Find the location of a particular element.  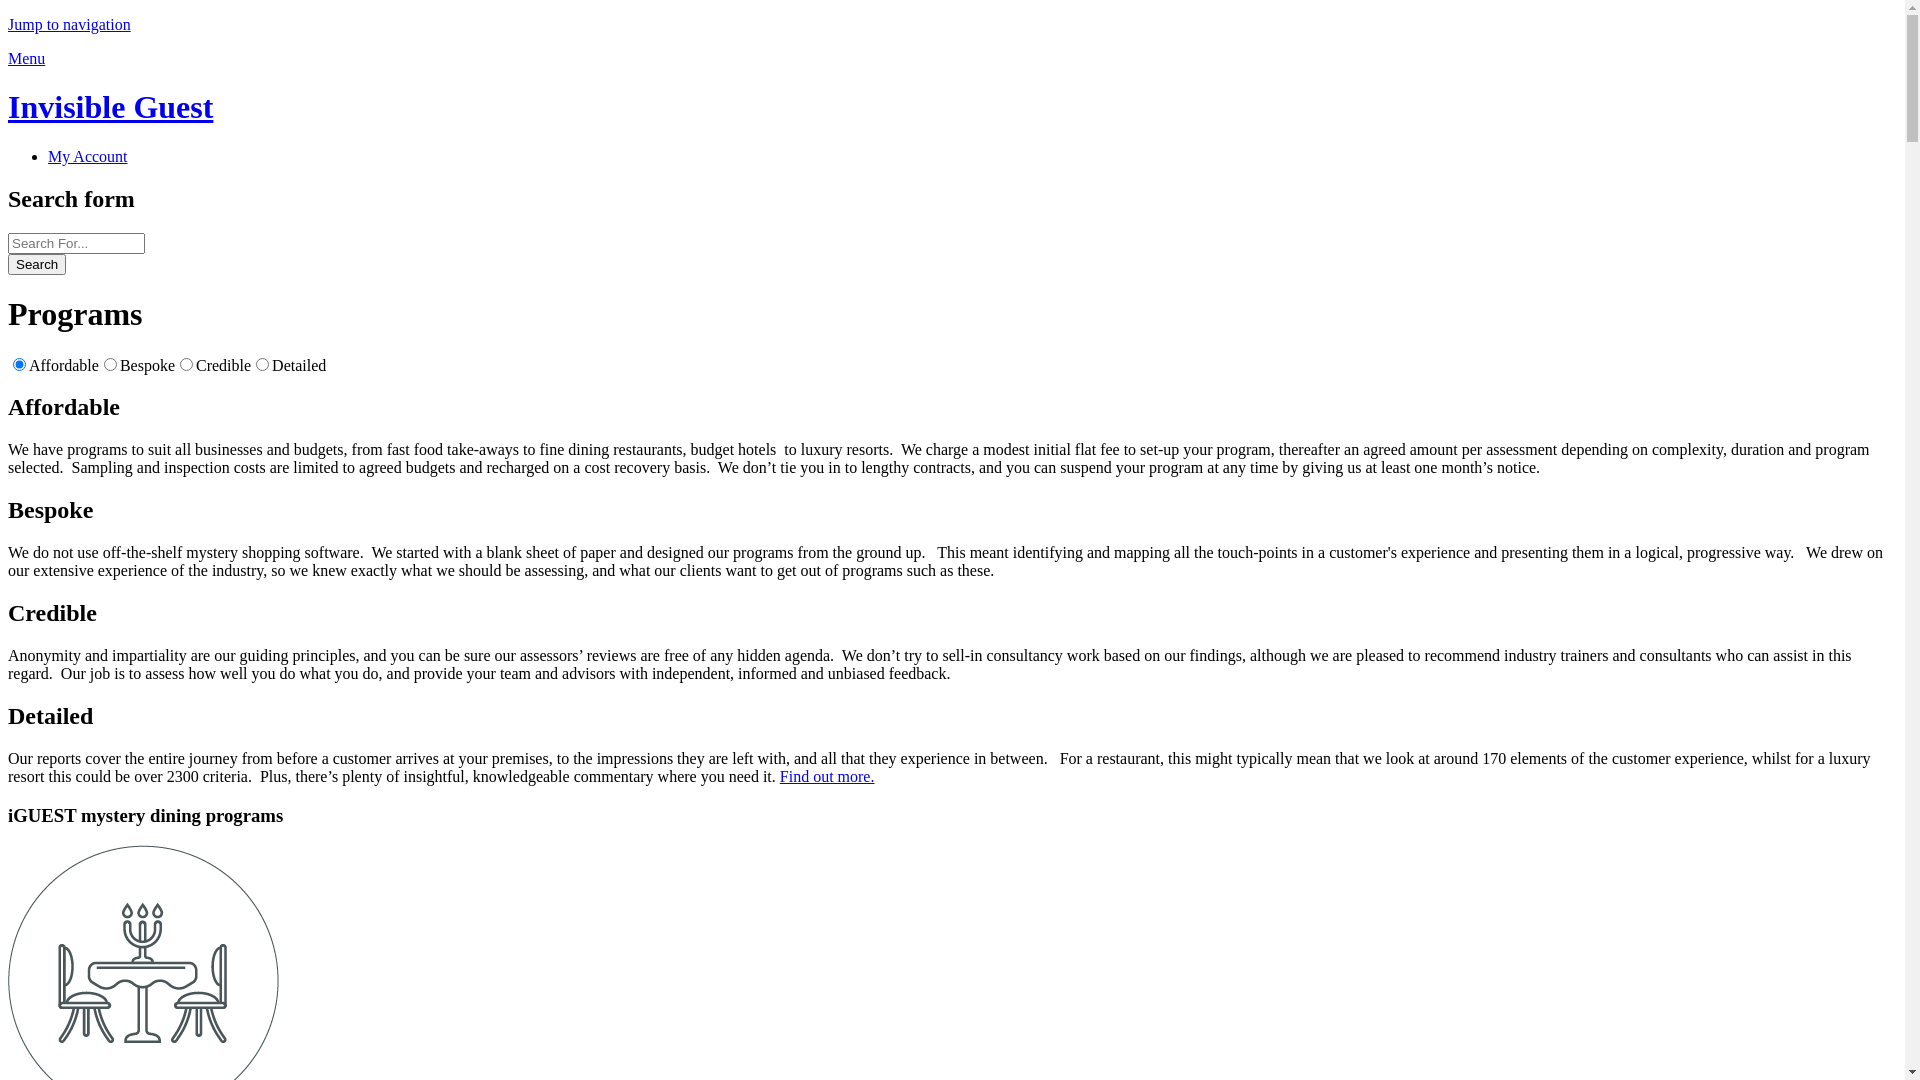

'Jump to navigation' is located at coordinates (69, 24).